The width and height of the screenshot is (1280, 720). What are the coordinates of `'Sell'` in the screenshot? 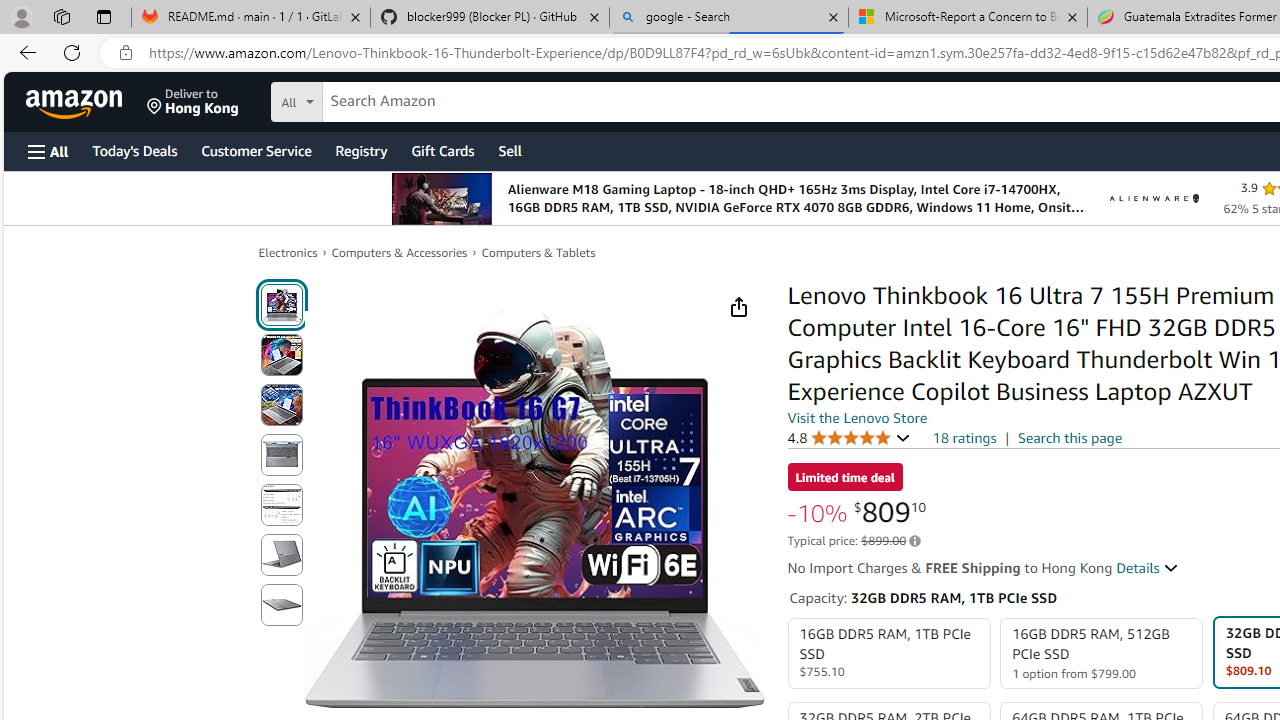 It's located at (510, 149).